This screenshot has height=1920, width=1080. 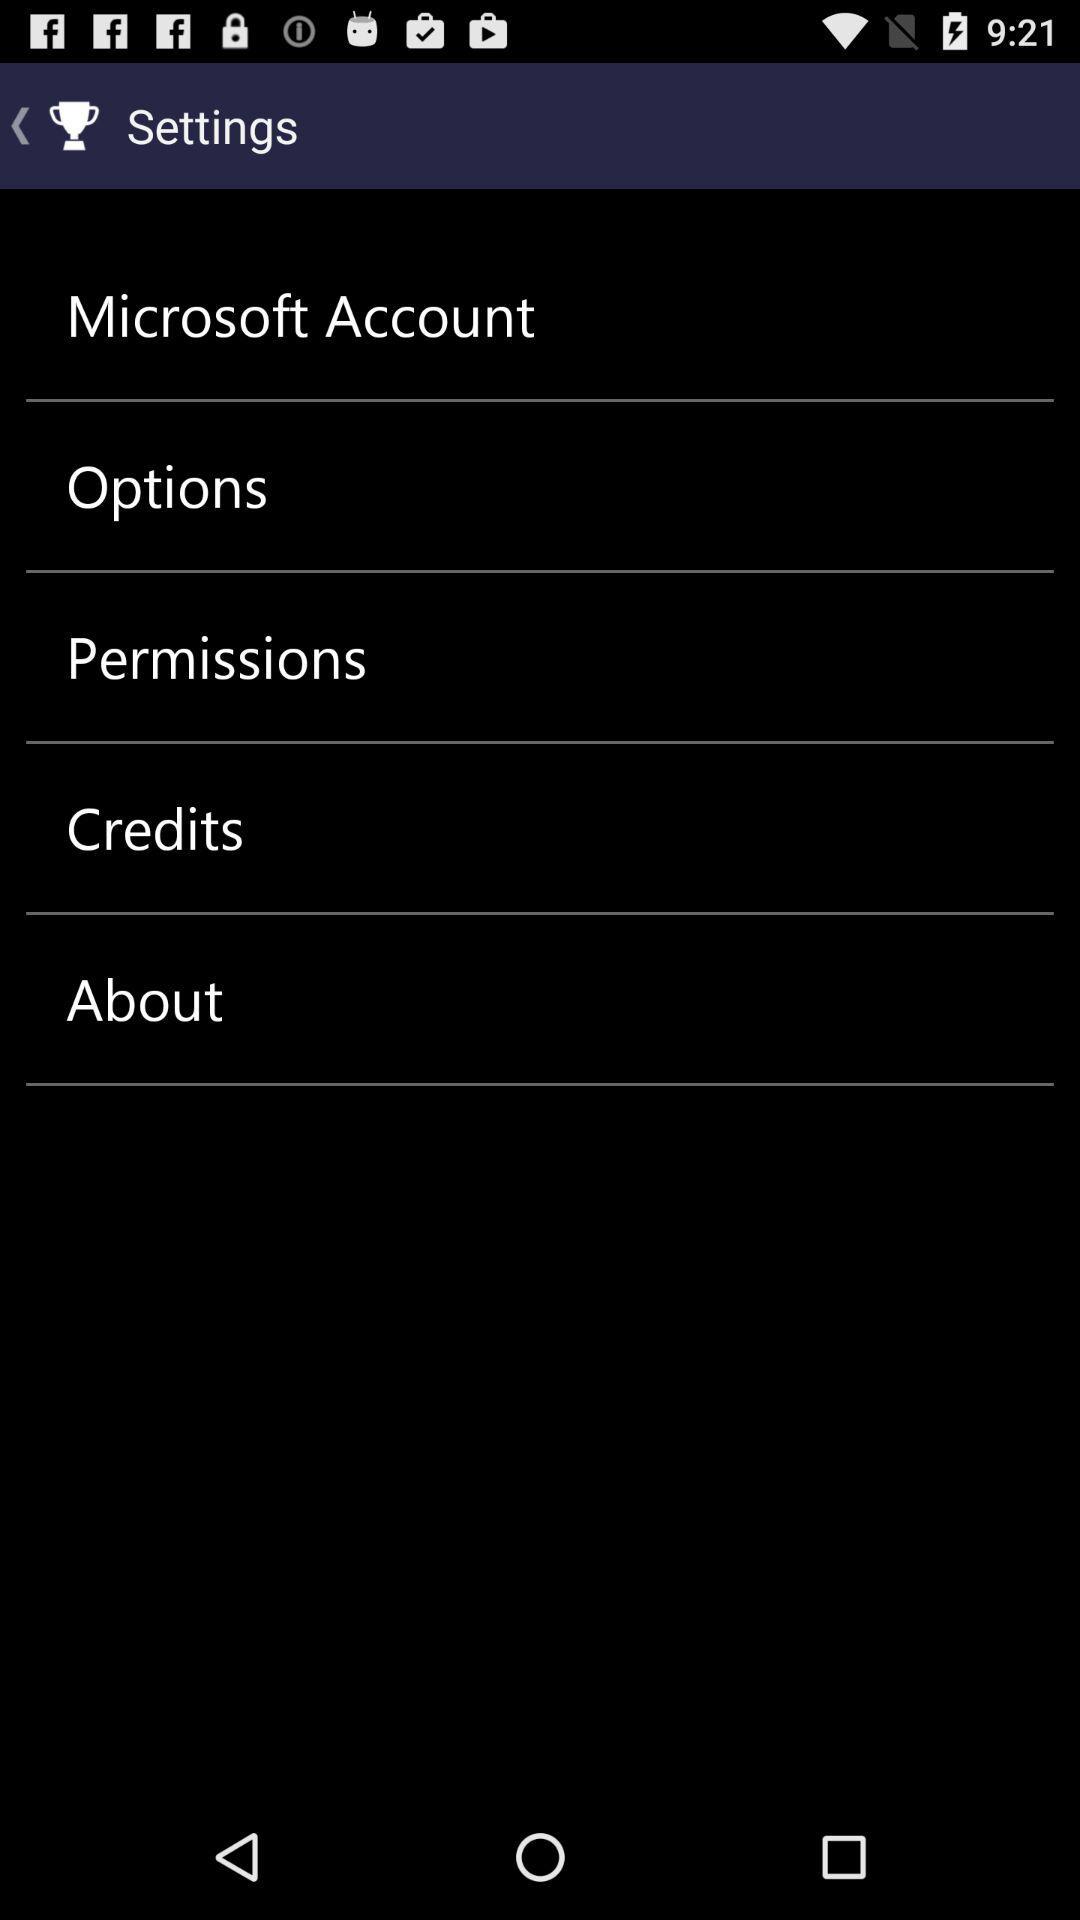 I want to click on the credits icon, so click(x=154, y=828).